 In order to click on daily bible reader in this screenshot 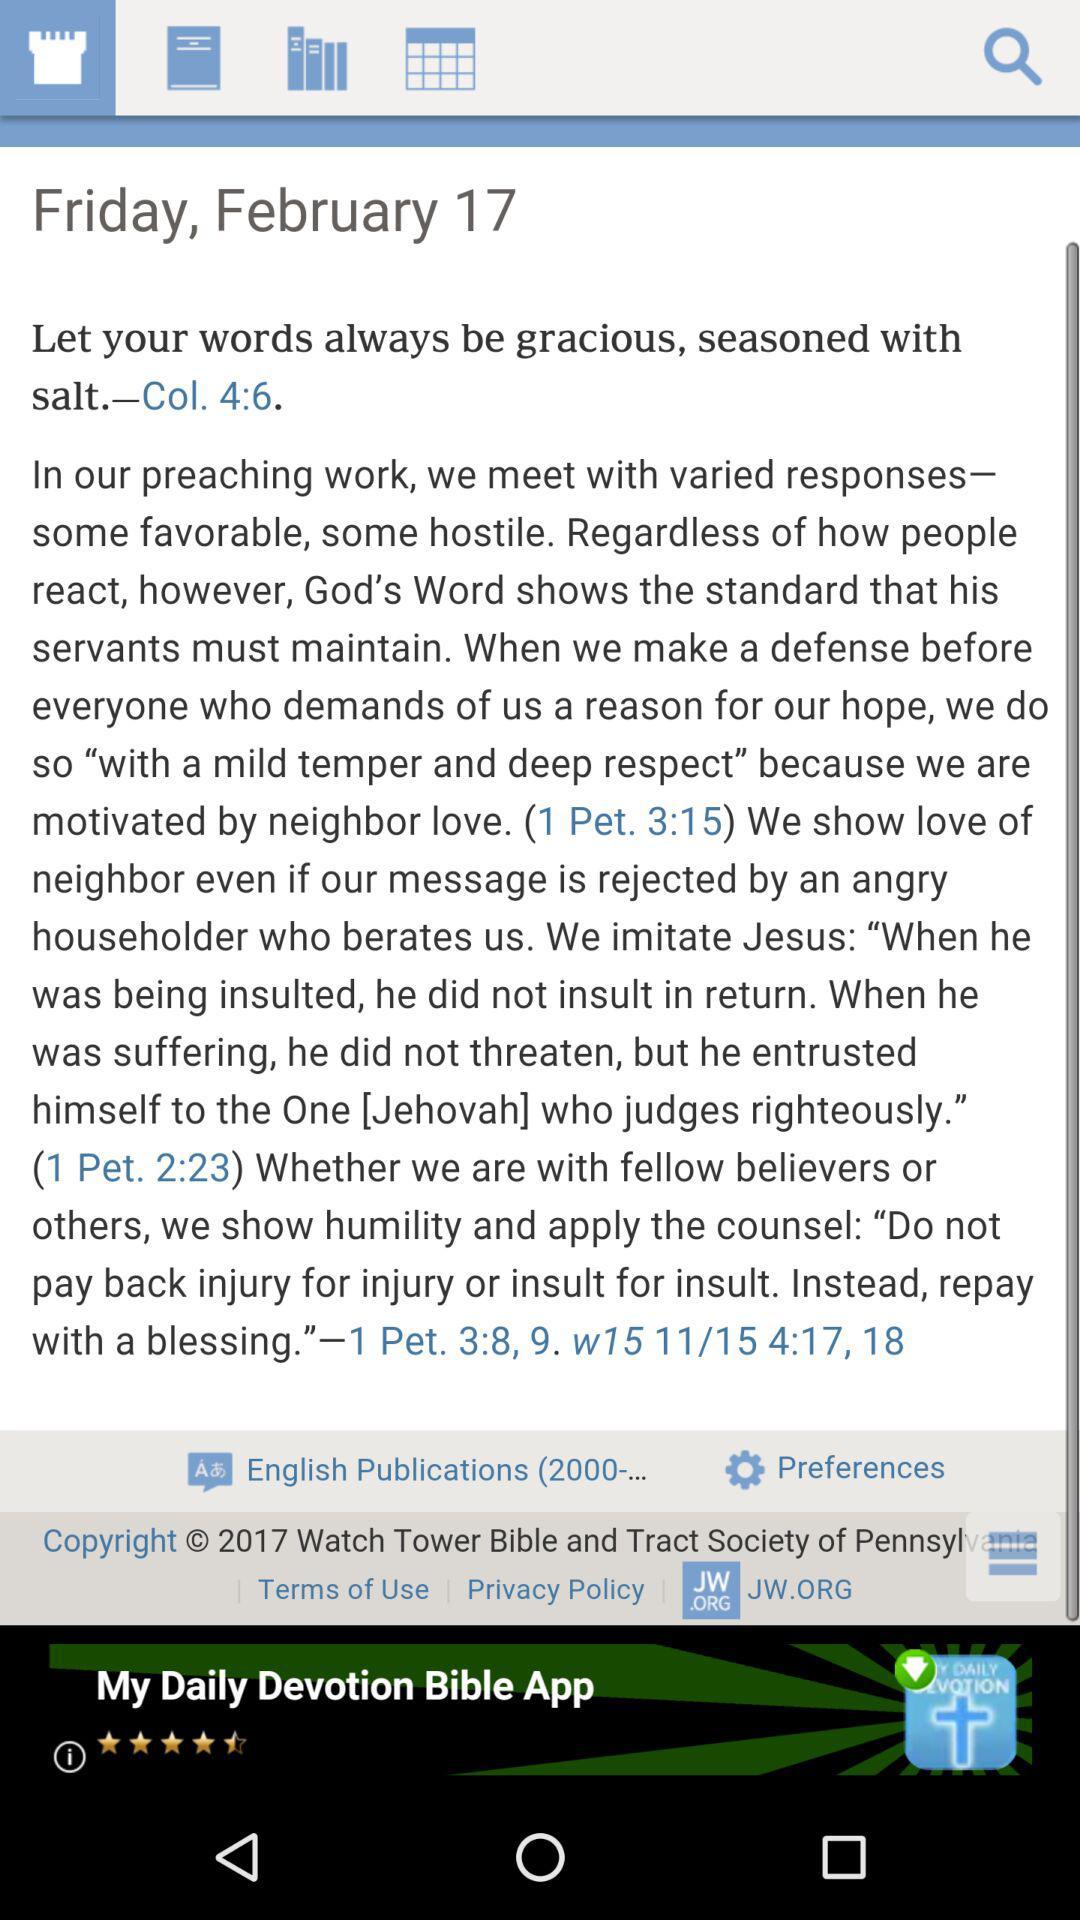, I will do `click(538, 1708)`.